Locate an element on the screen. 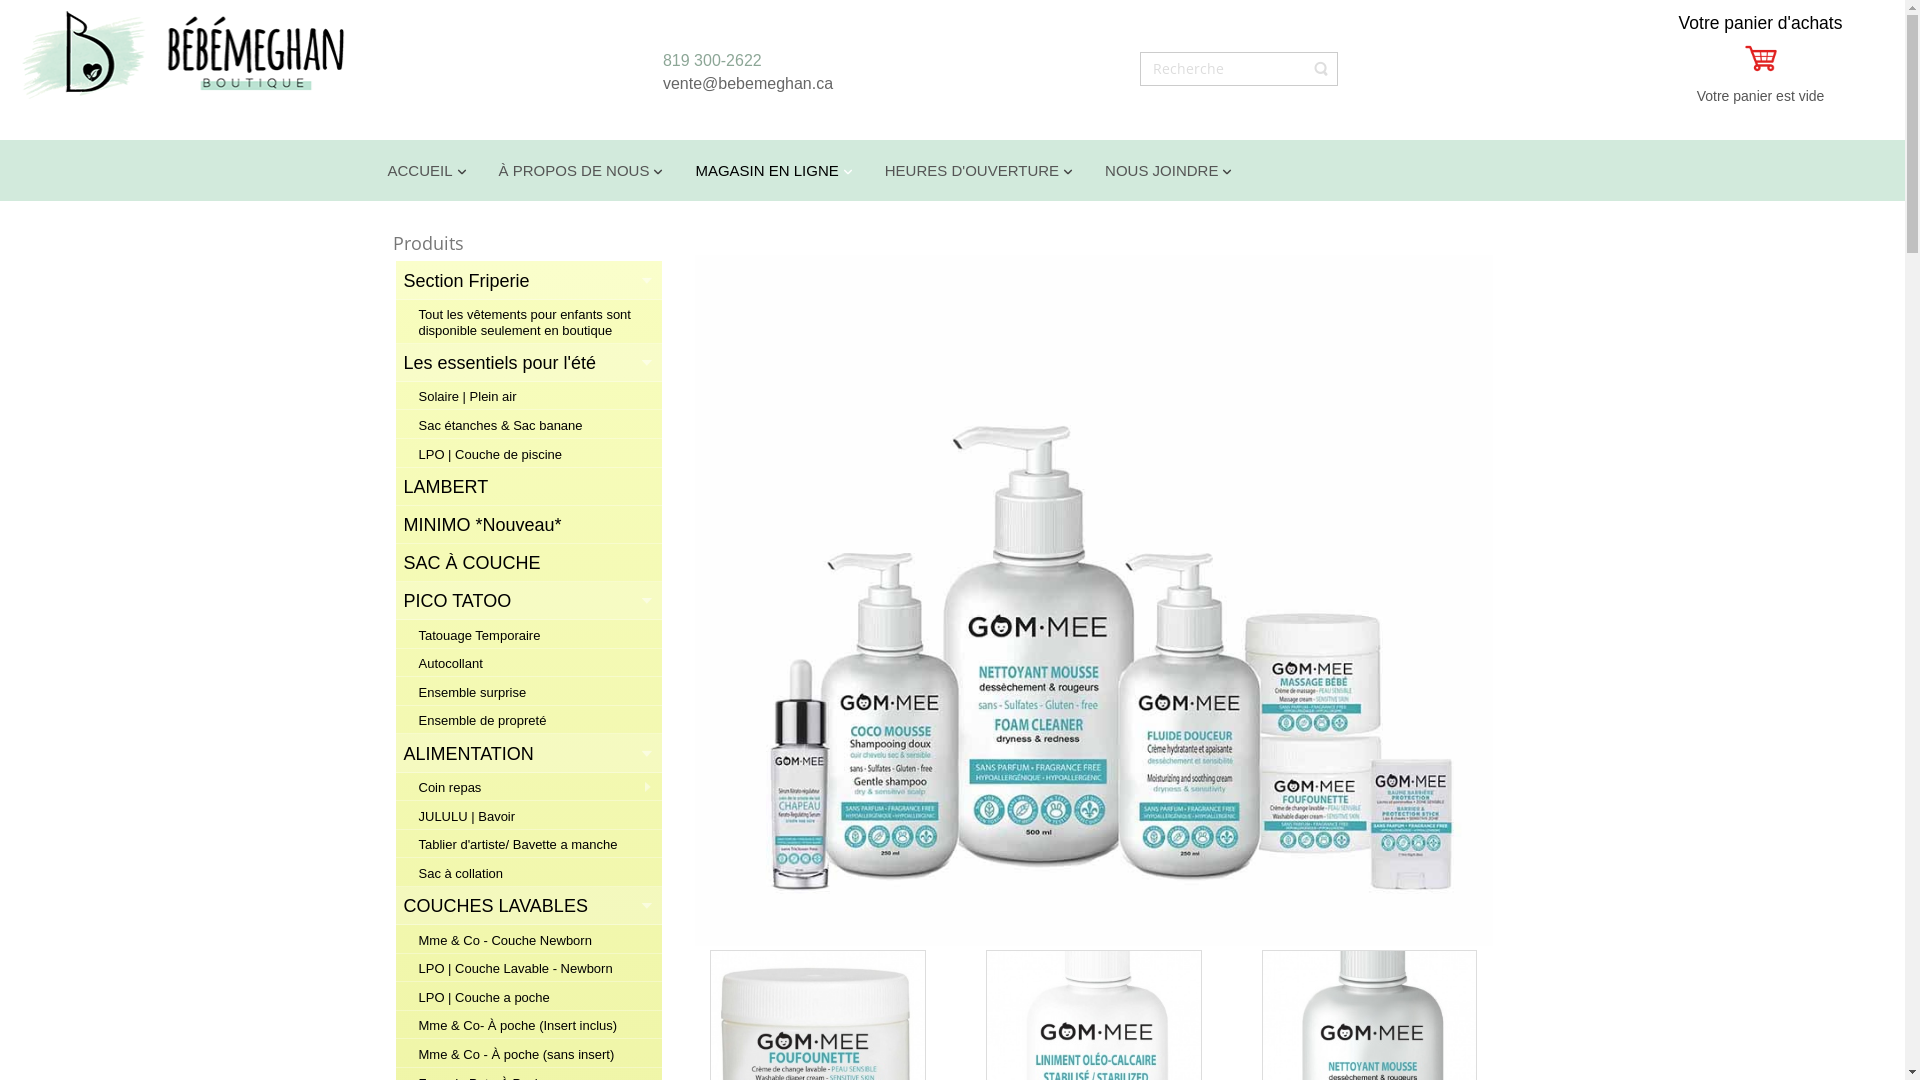 The image size is (1920, 1080). 'JULULU | Bavoir' is located at coordinates (527, 816).